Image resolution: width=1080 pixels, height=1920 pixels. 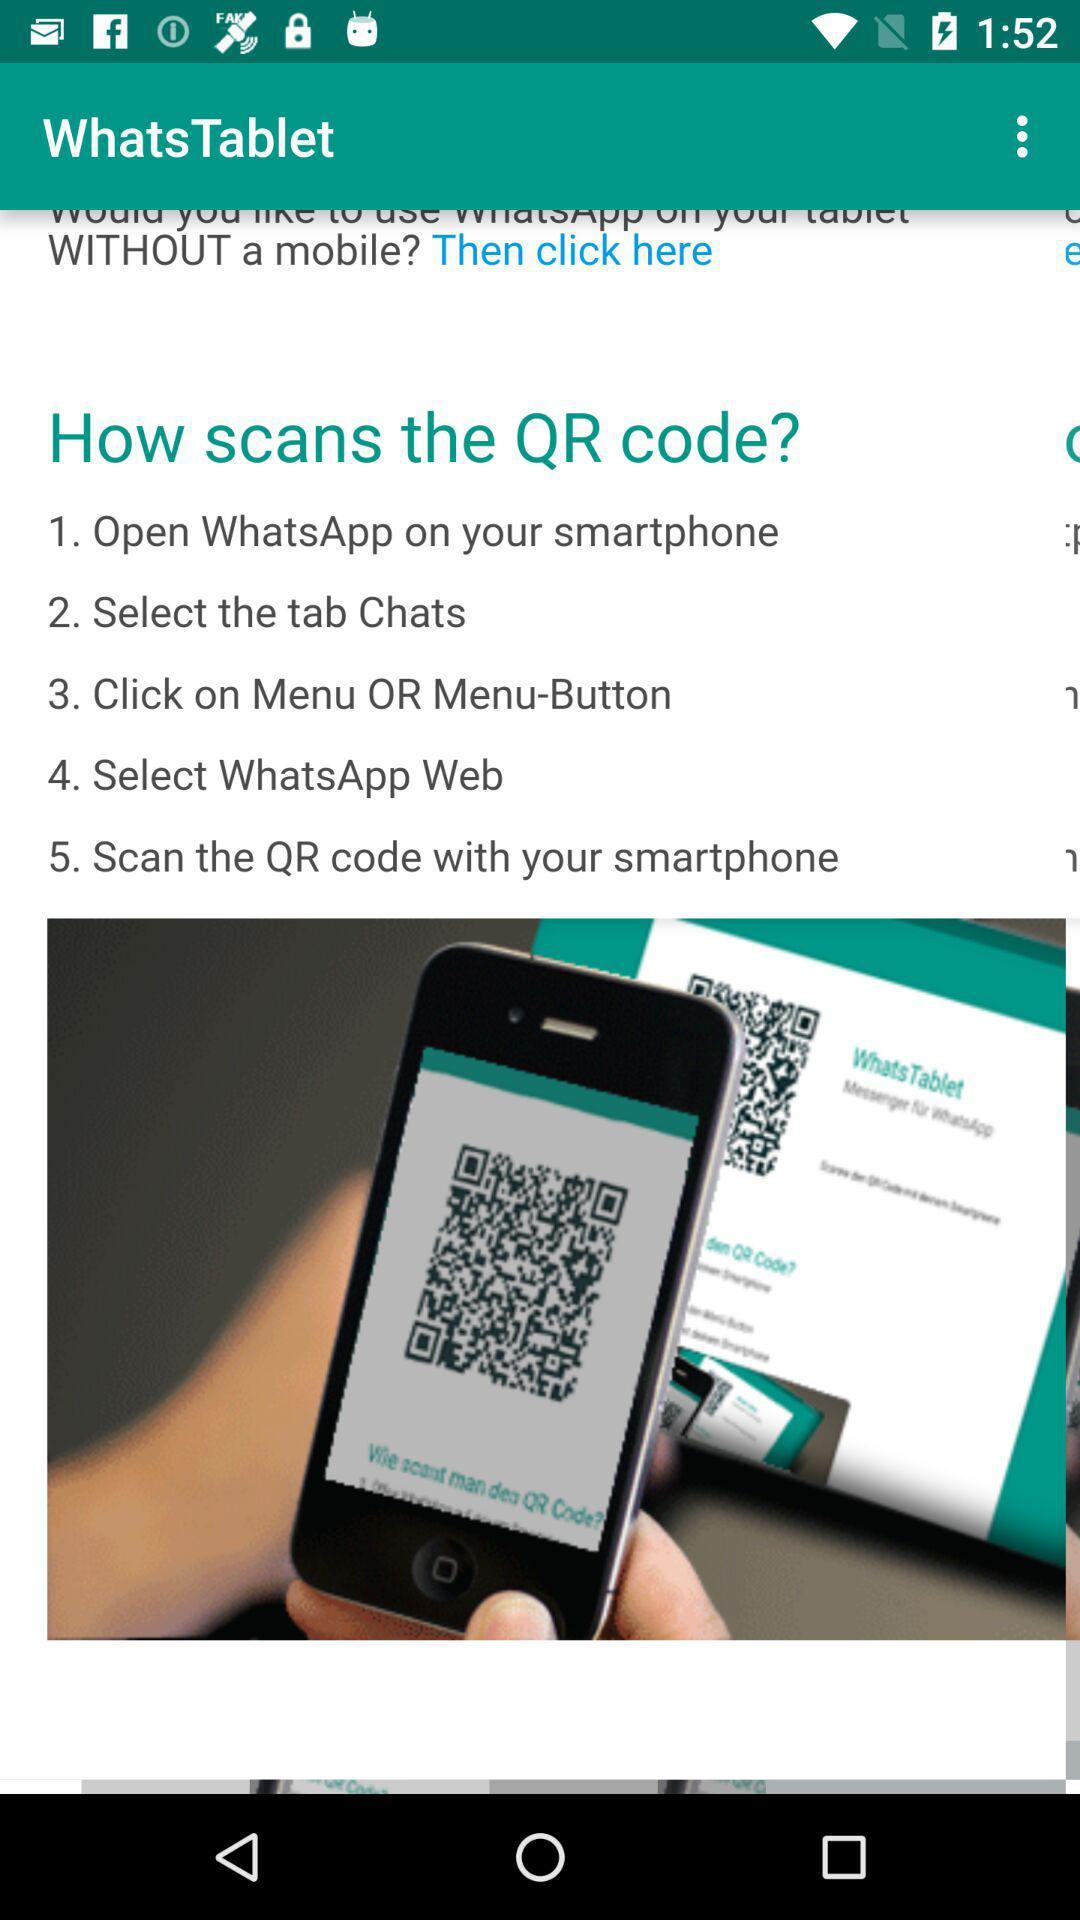 I want to click on app to the right of whatstablet item, so click(x=1027, y=135).